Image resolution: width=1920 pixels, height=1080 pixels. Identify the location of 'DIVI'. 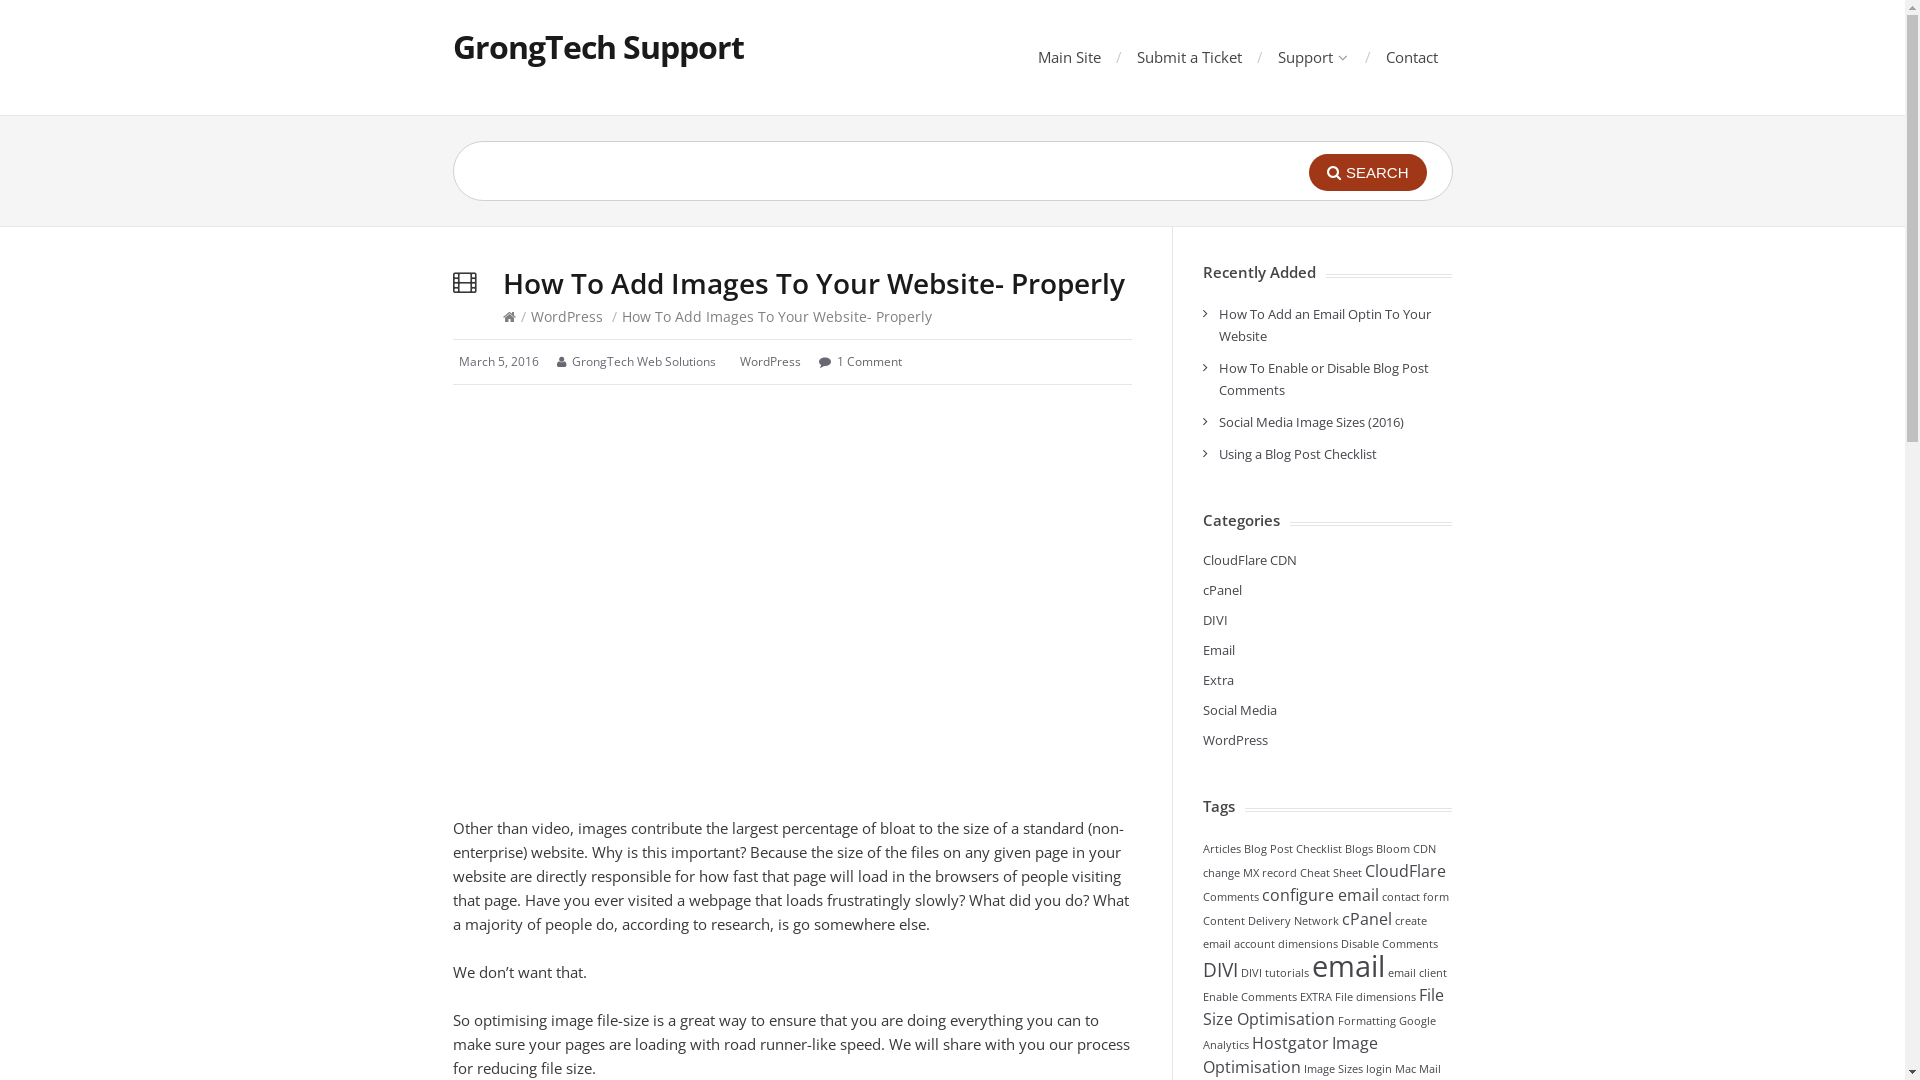
(1200, 968).